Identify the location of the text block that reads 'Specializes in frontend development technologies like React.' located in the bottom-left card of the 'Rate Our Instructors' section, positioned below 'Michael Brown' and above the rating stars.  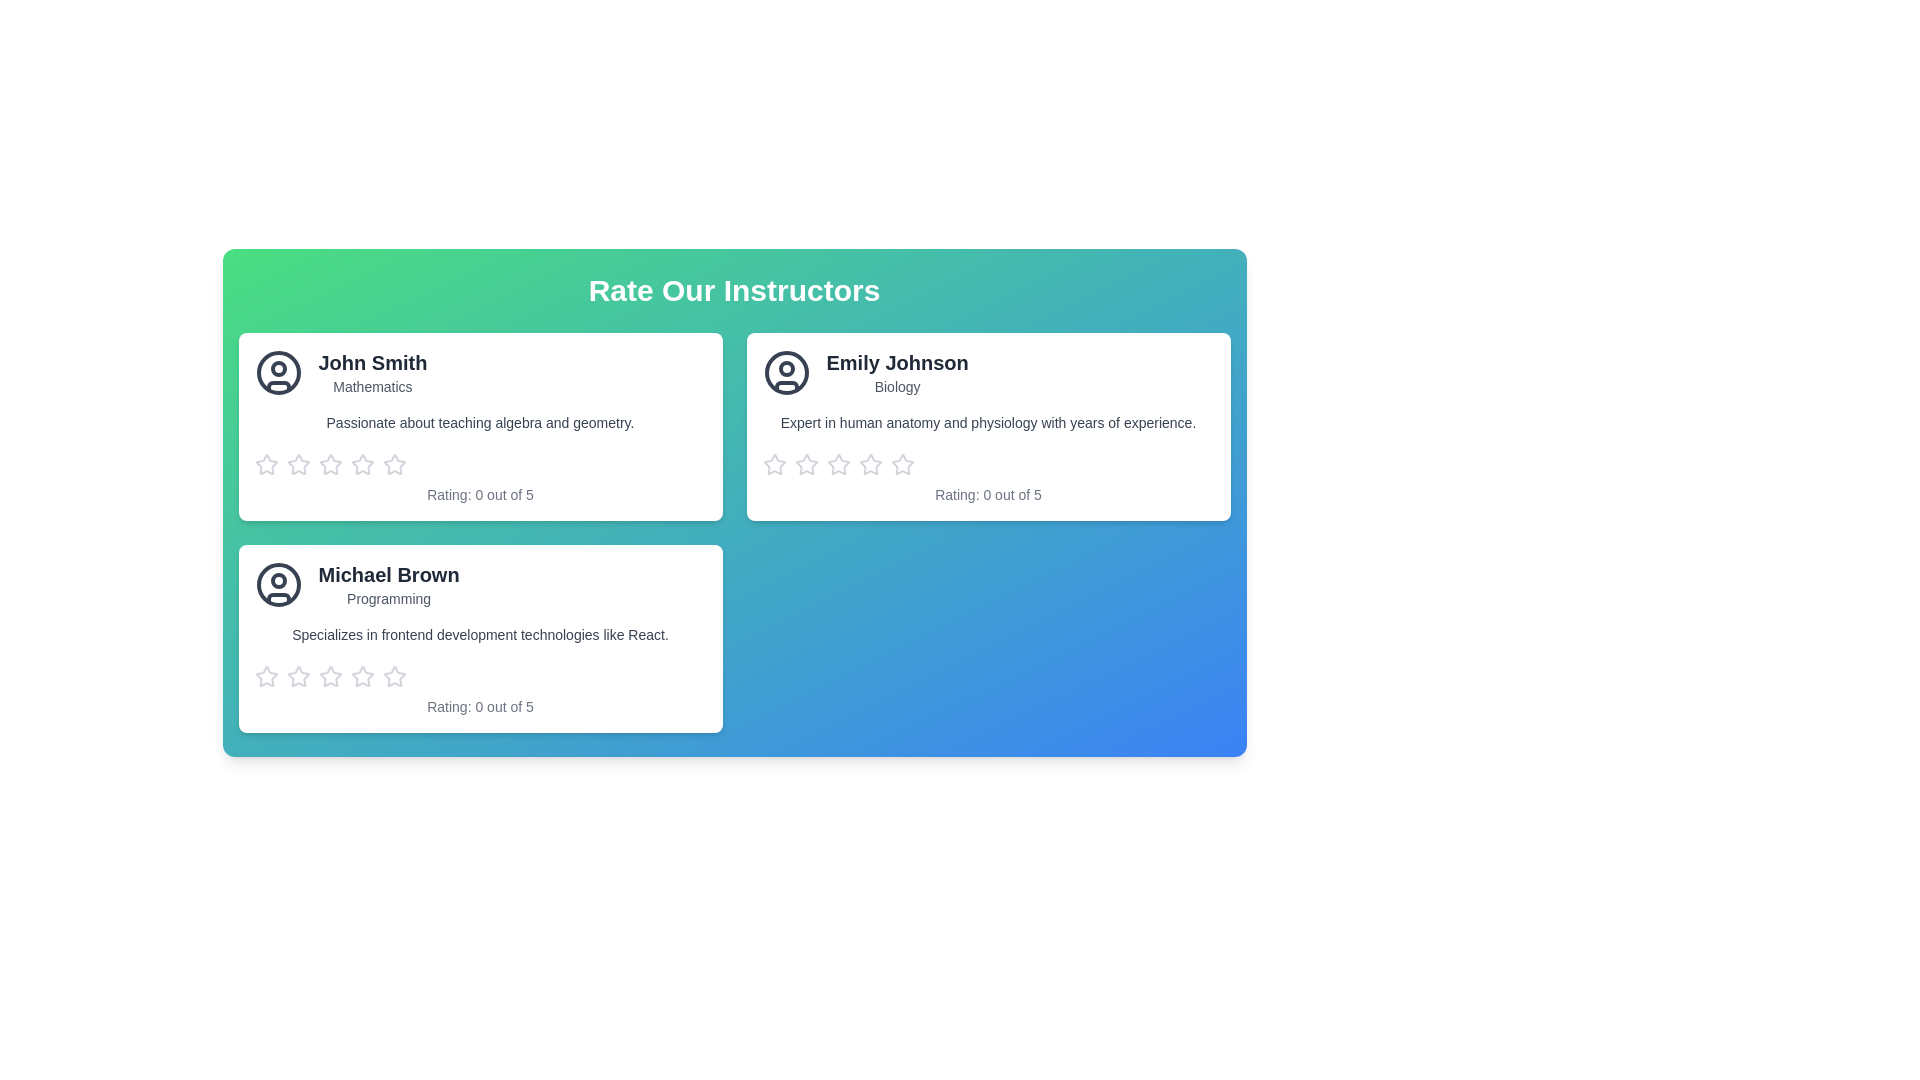
(480, 635).